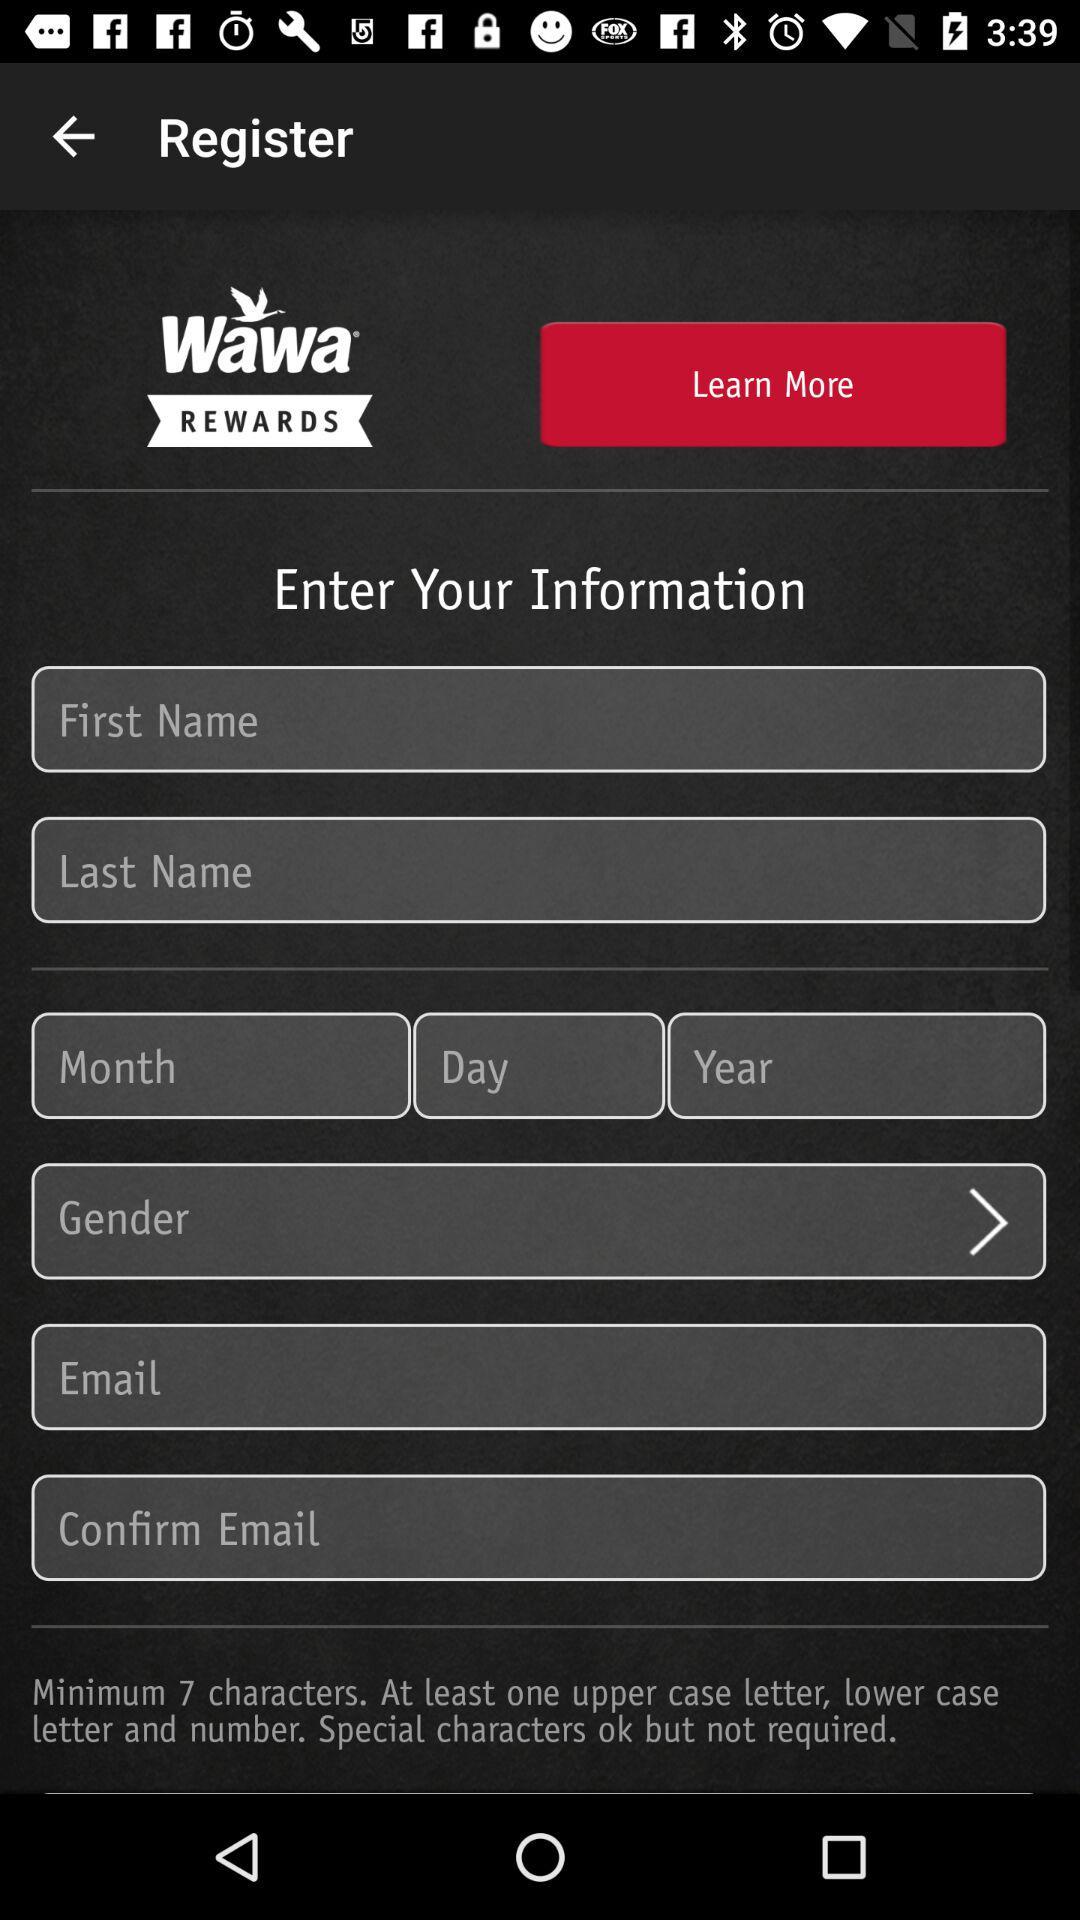 This screenshot has height=1920, width=1080. Describe the element at coordinates (771, 384) in the screenshot. I see `the learn more item` at that location.